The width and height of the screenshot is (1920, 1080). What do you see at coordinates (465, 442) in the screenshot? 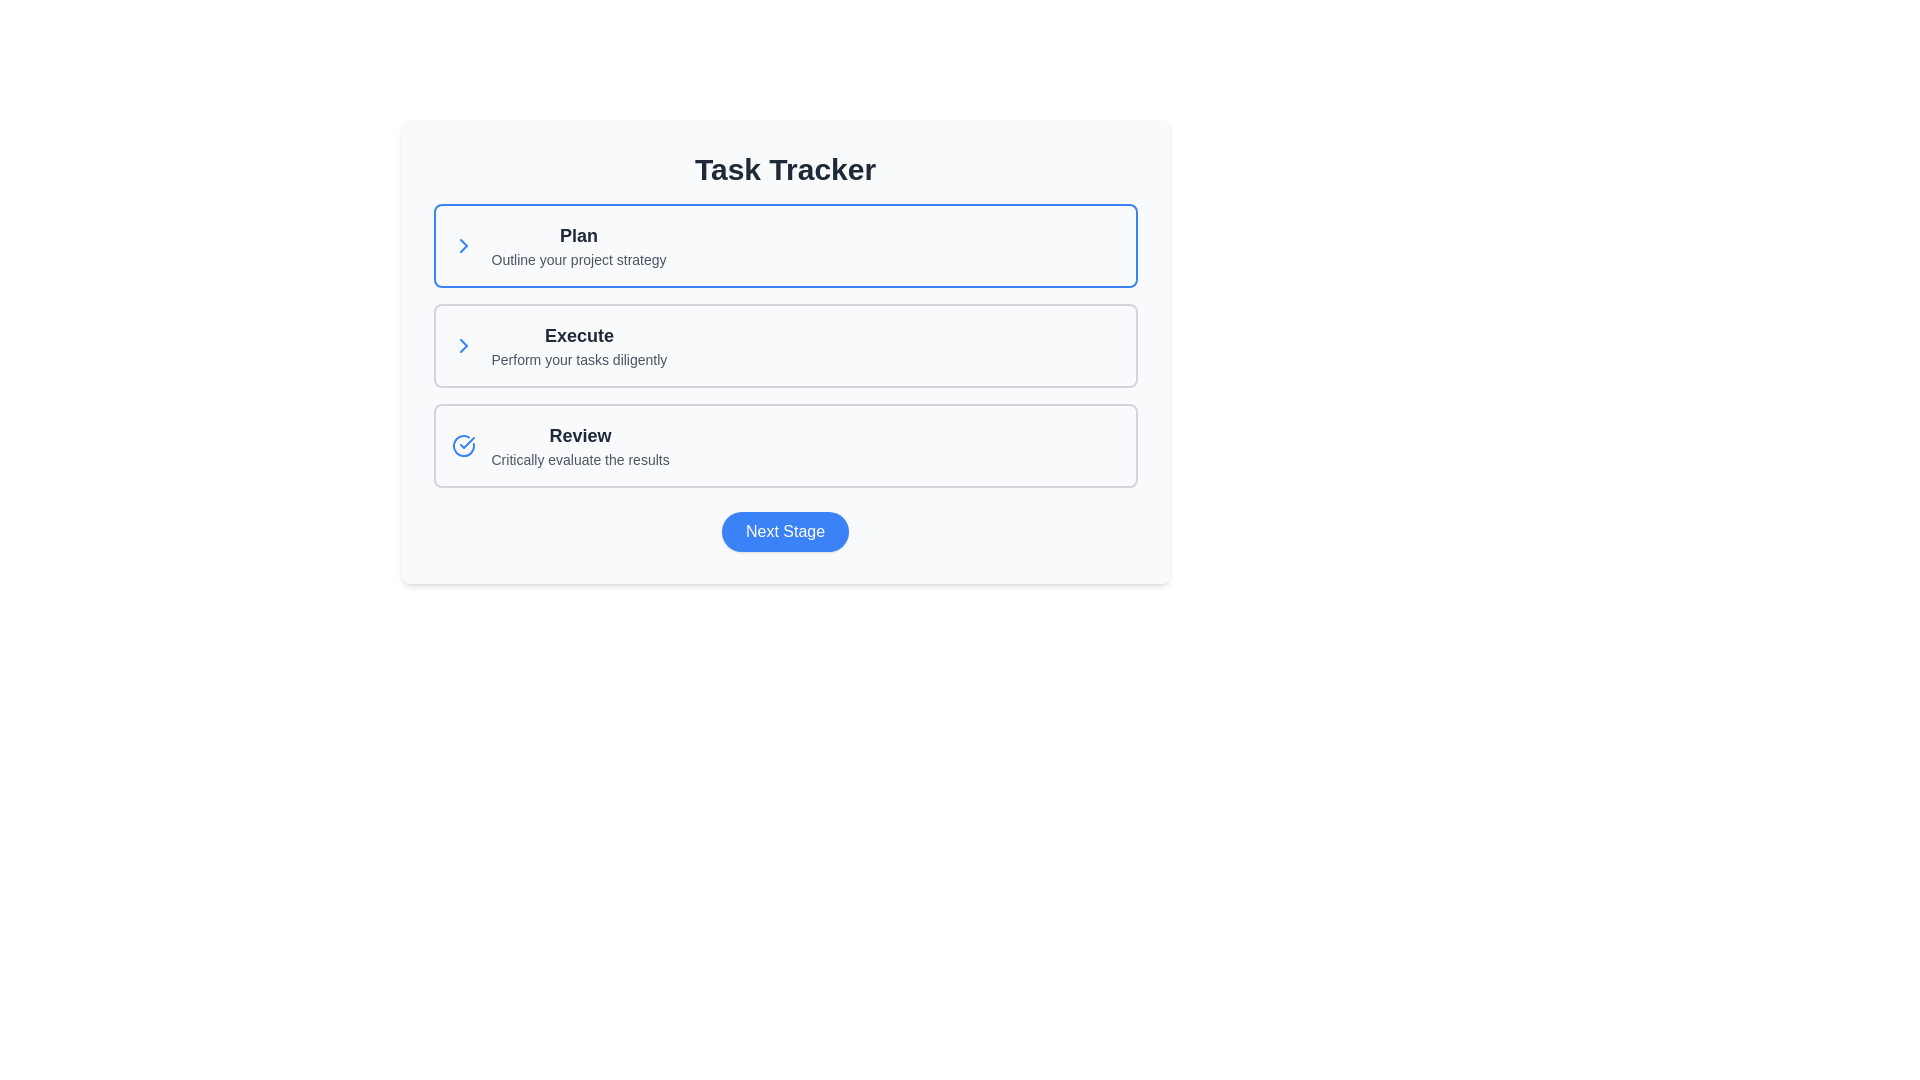
I see `the SVG Icon that indicates task completion, located within the 'Review' task item component at the bottom of the task list` at bounding box center [465, 442].